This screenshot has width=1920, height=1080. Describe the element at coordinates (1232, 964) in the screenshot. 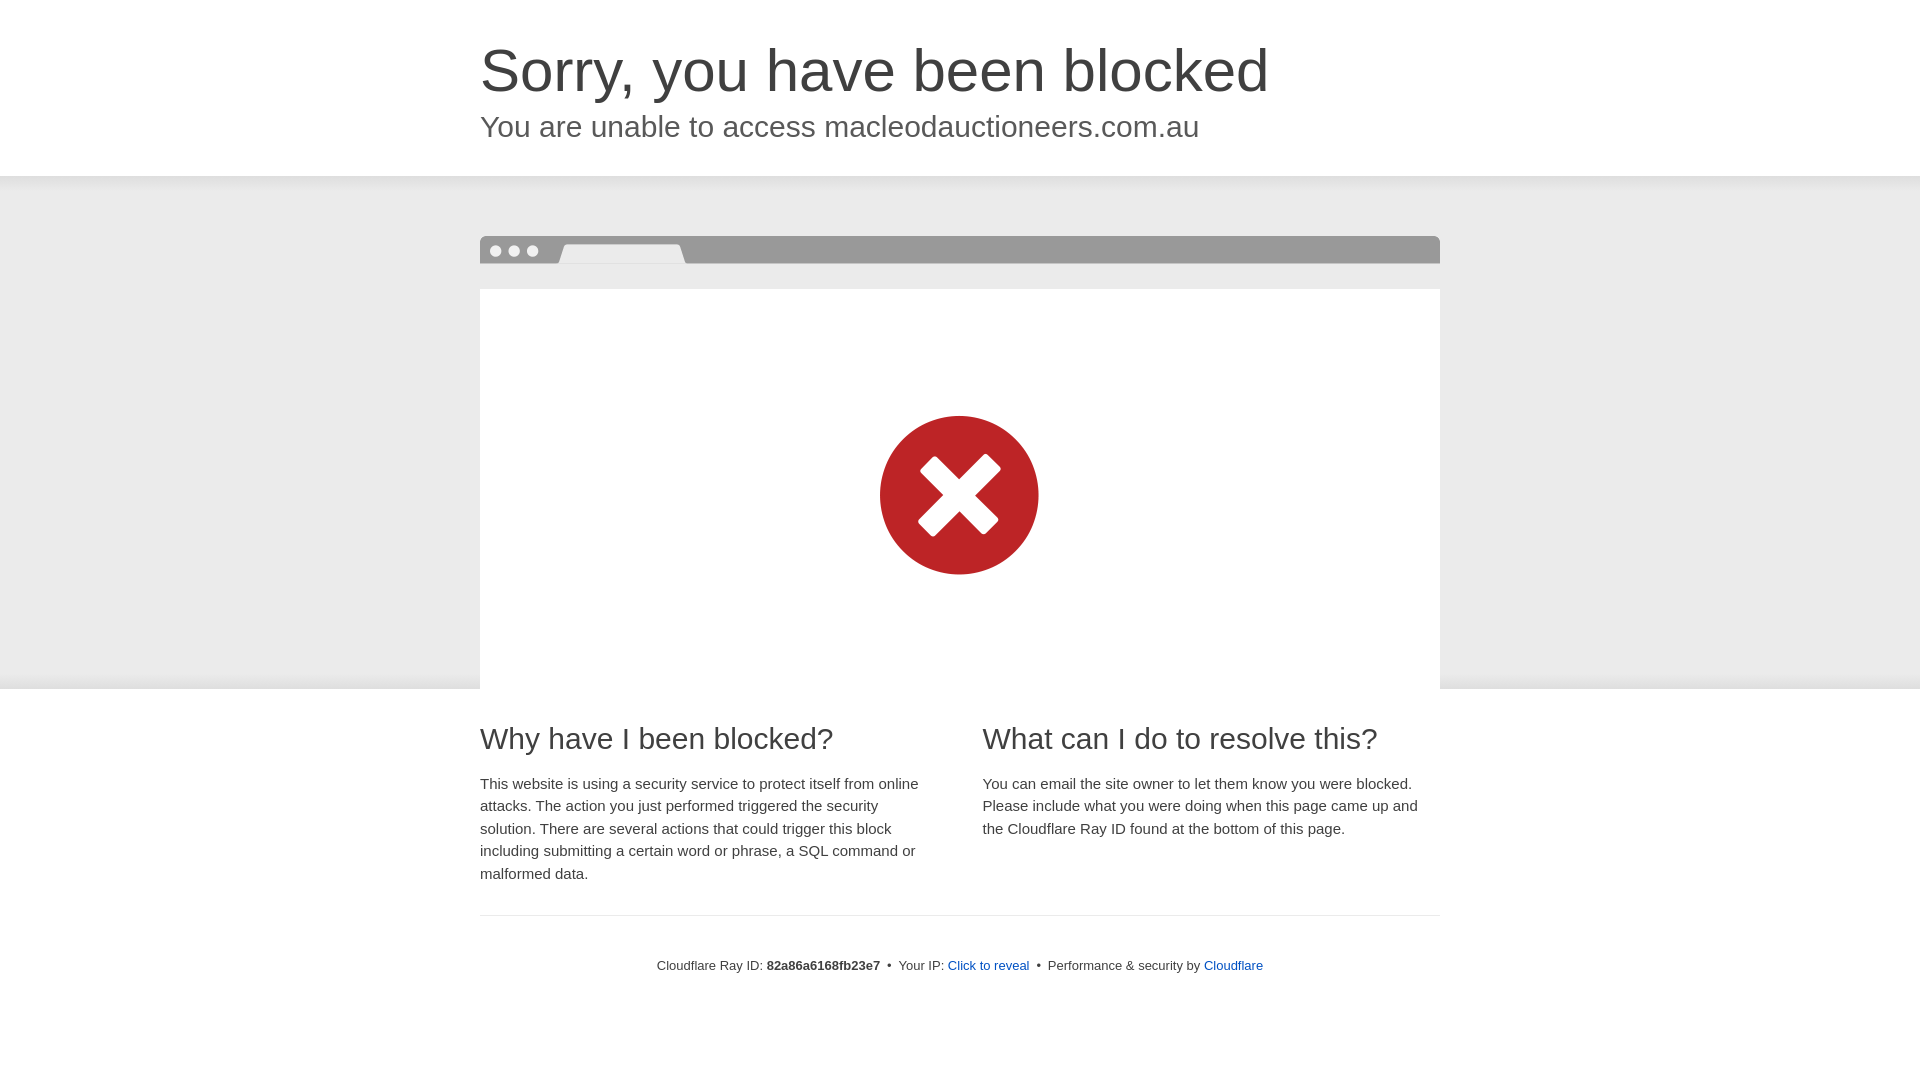

I see `'Cloudflare'` at that location.